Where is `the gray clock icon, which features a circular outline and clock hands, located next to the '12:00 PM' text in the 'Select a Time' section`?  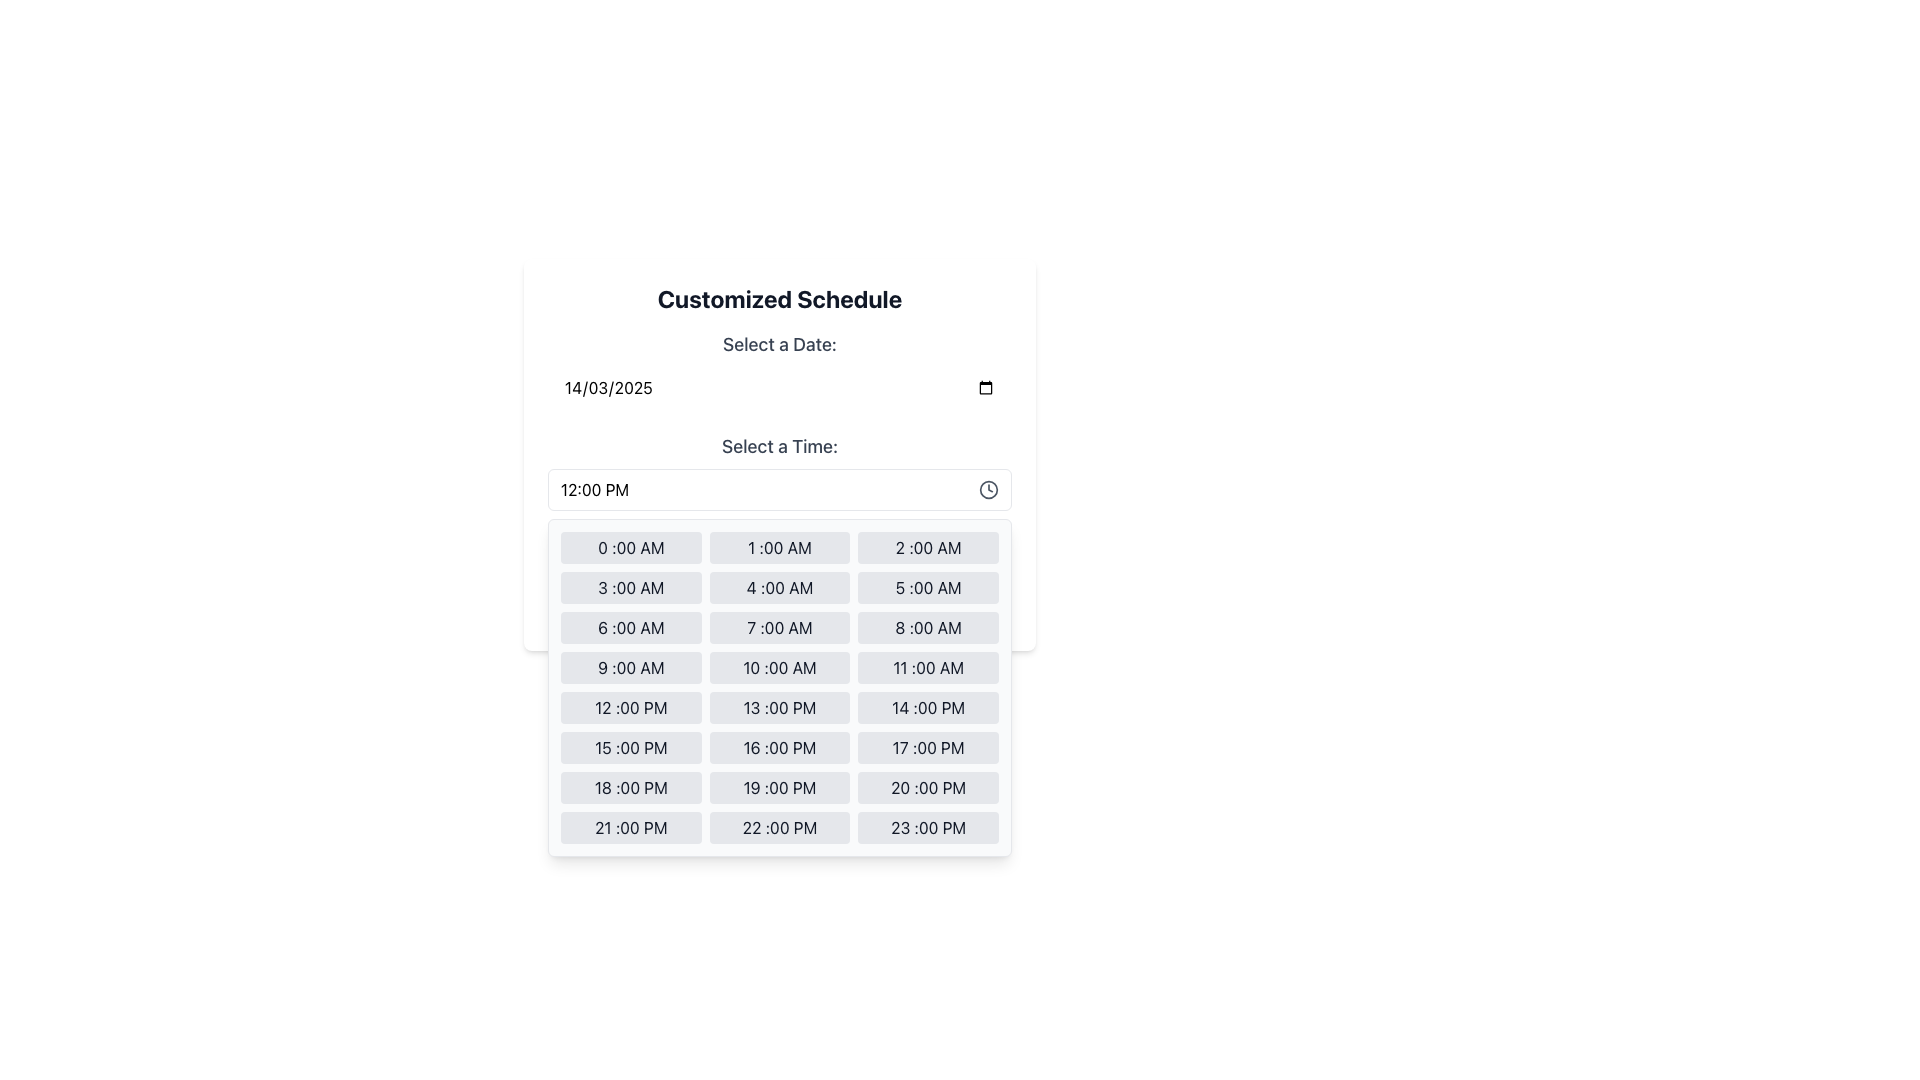 the gray clock icon, which features a circular outline and clock hands, located next to the '12:00 PM' text in the 'Select a Time' section is located at coordinates (988, 489).